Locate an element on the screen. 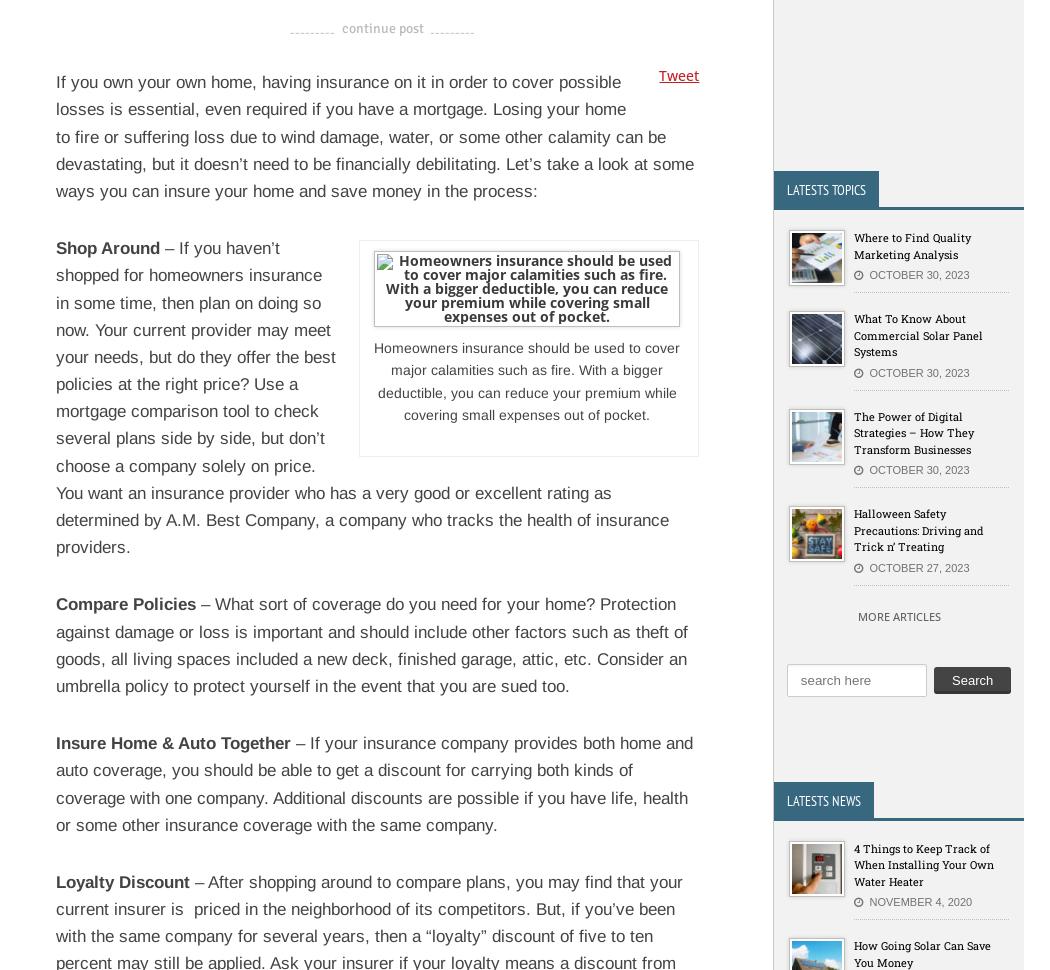 This screenshot has height=970, width=1050. 'The Power of Digital Strategies – How They Transform Businesses' is located at coordinates (914, 432).